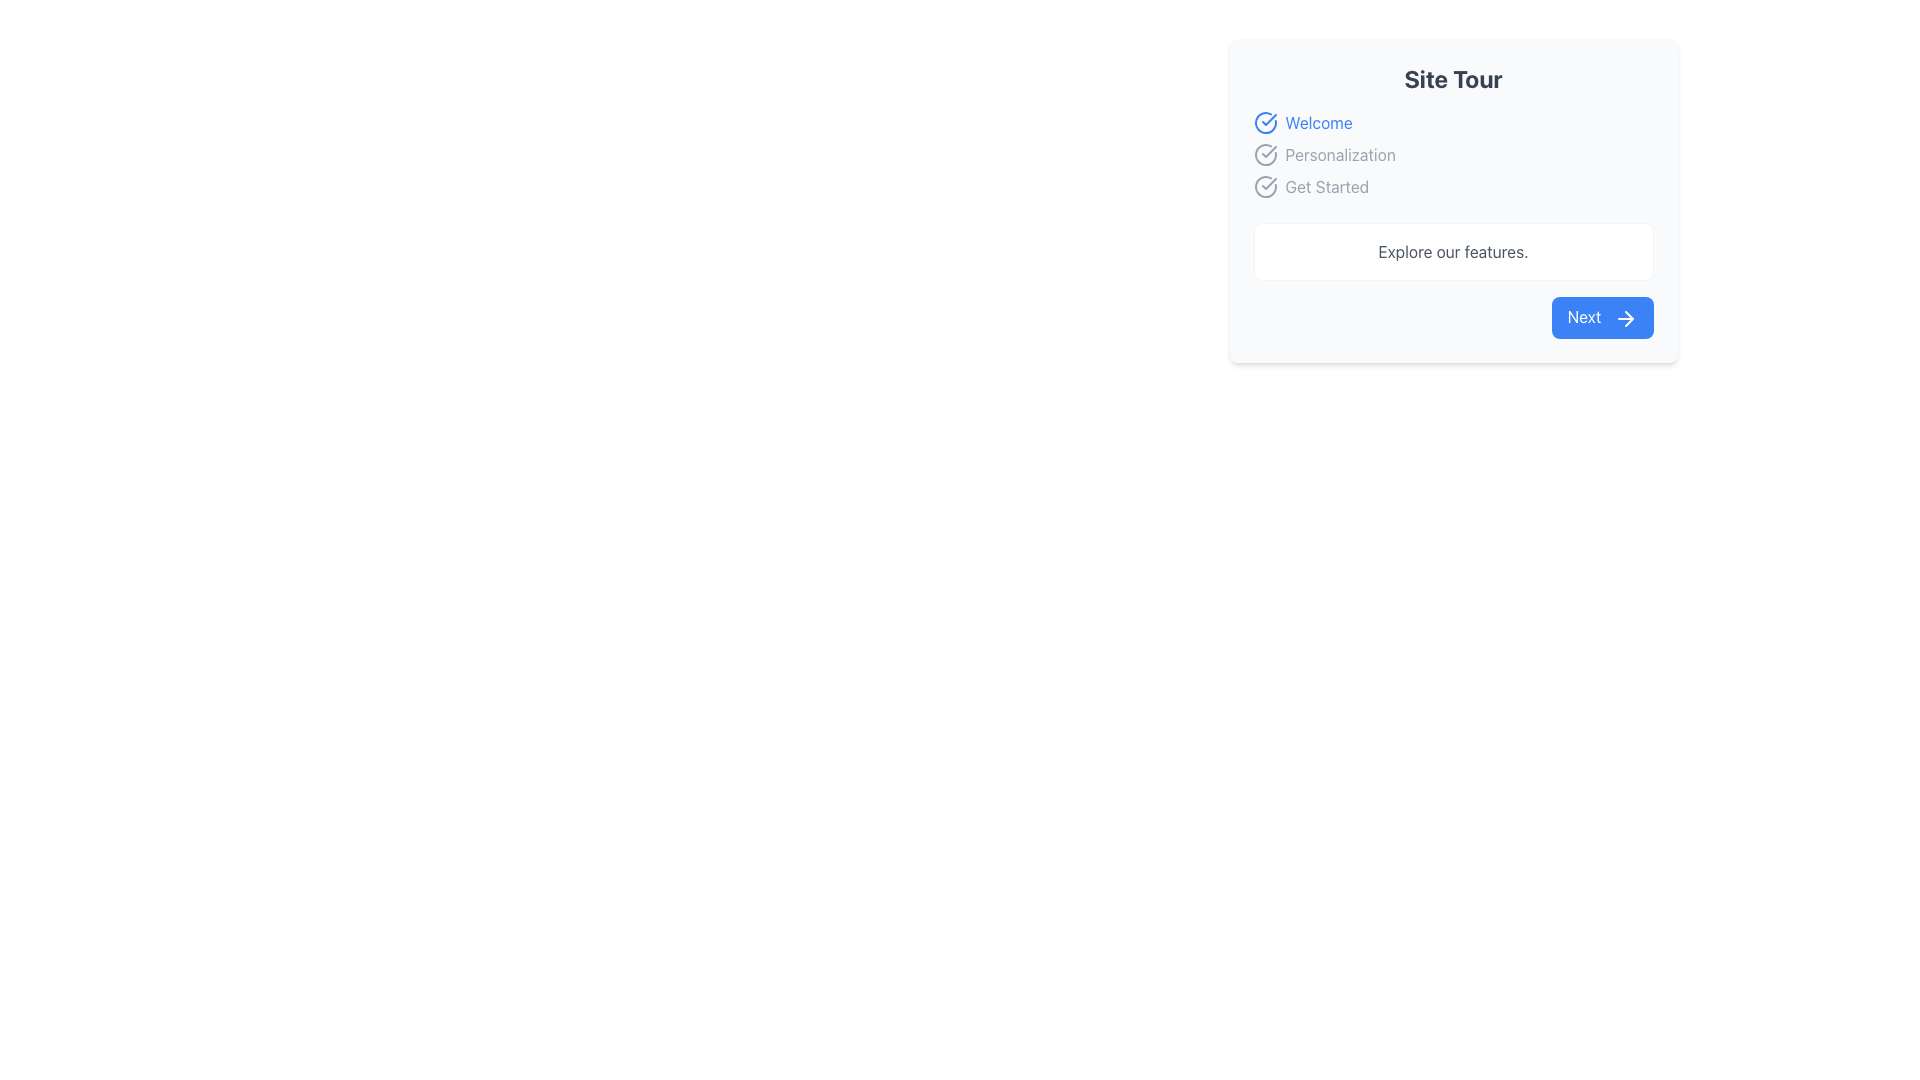 This screenshot has width=1920, height=1080. Describe the element at coordinates (1625, 317) in the screenshot. I see `the 'Next' button located at the bottom-right corner of the card-like section` at that location.